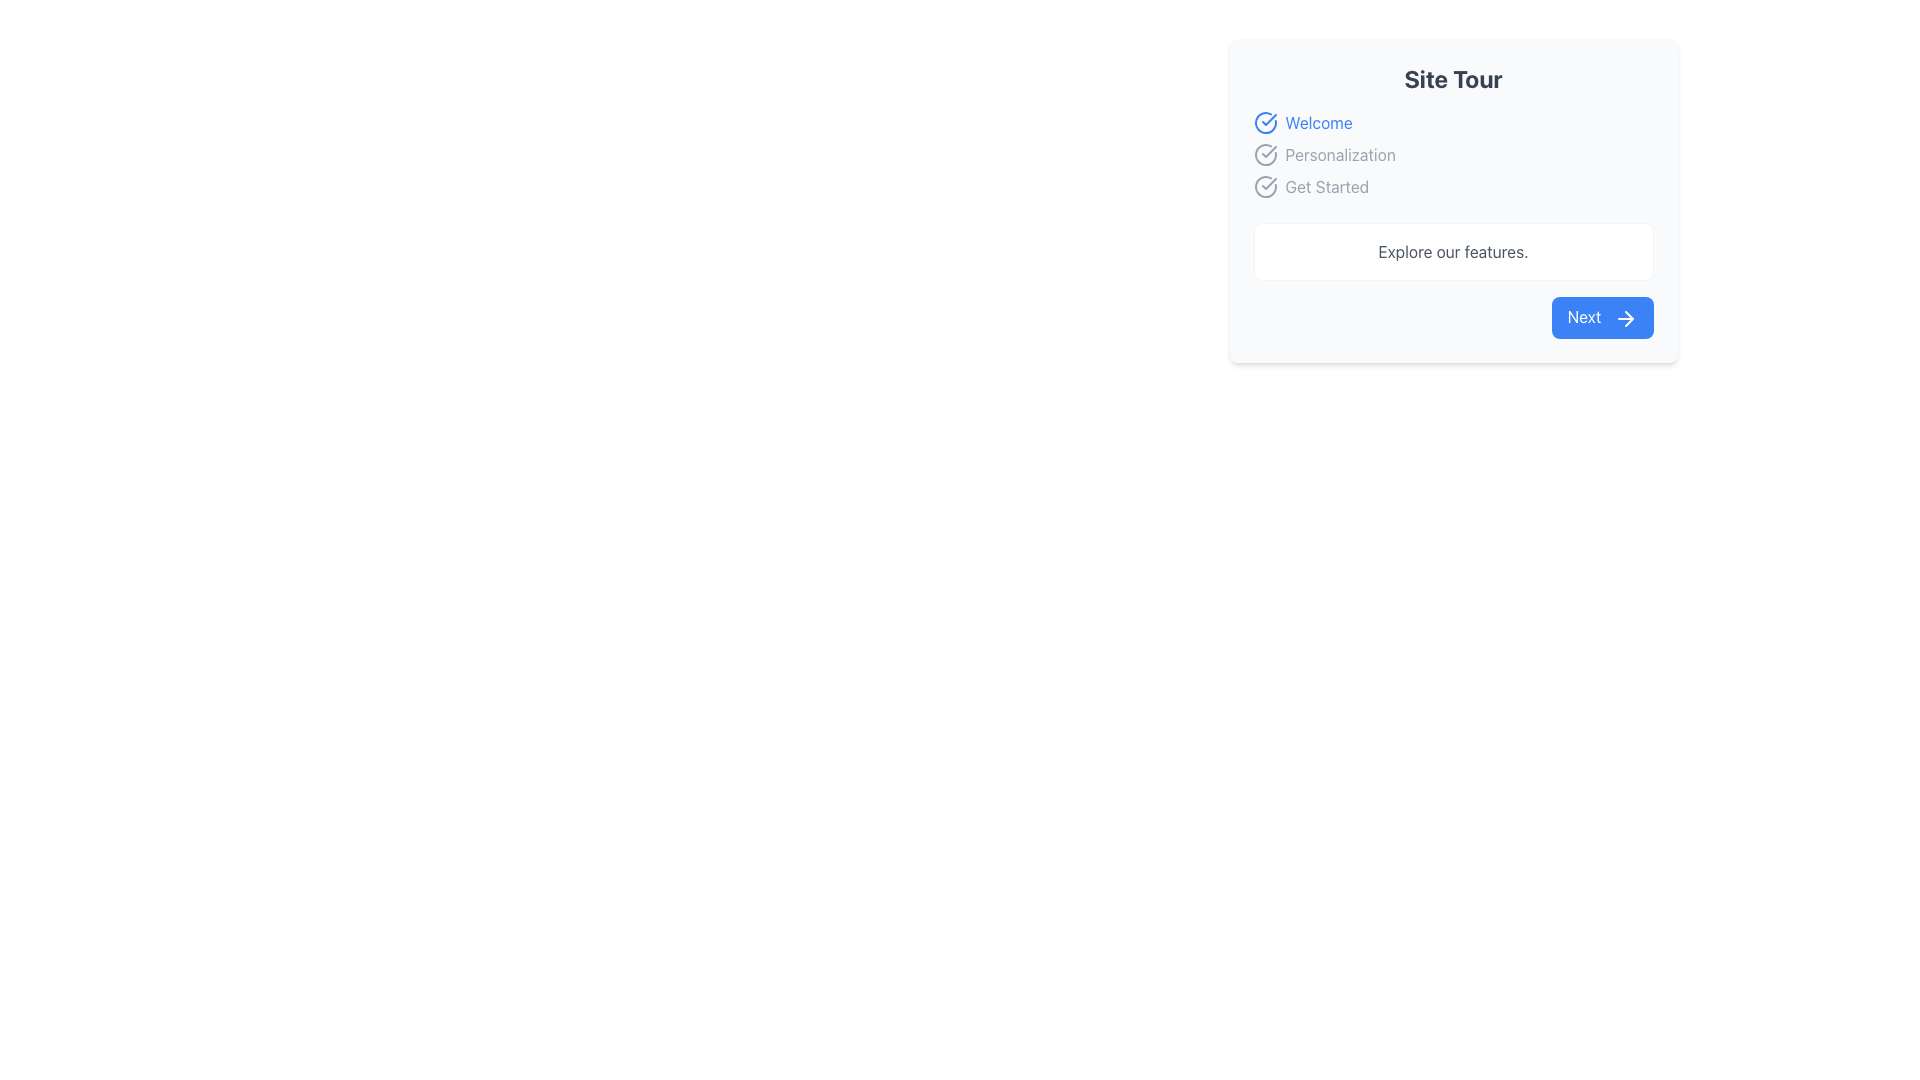 This screenshot has width=1920, height=1080. Describe the element at coordinates (1625, 317) in the screenshot. I see `the 'Next' button located at the bottom-right corner of the card-like section` at that location.